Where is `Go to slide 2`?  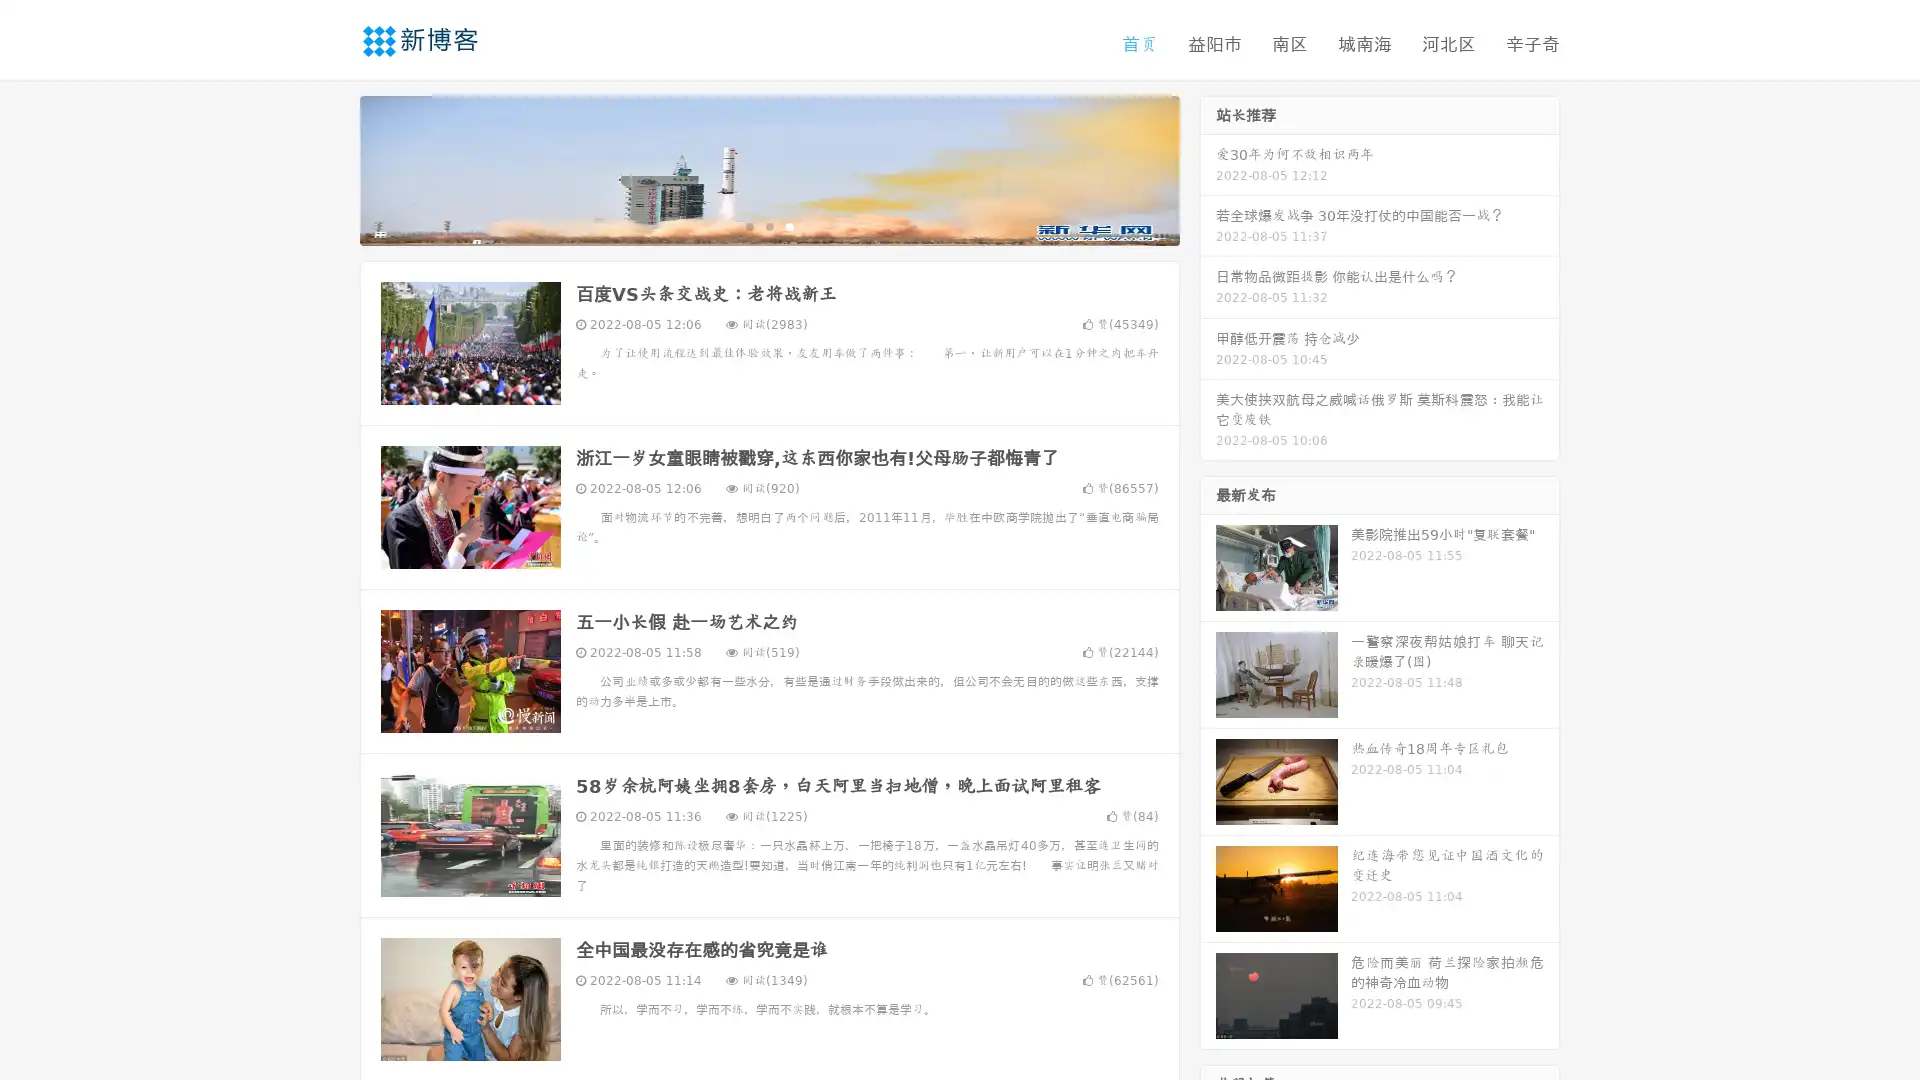 Go to slide 2 is located at coordinates (768, 225).